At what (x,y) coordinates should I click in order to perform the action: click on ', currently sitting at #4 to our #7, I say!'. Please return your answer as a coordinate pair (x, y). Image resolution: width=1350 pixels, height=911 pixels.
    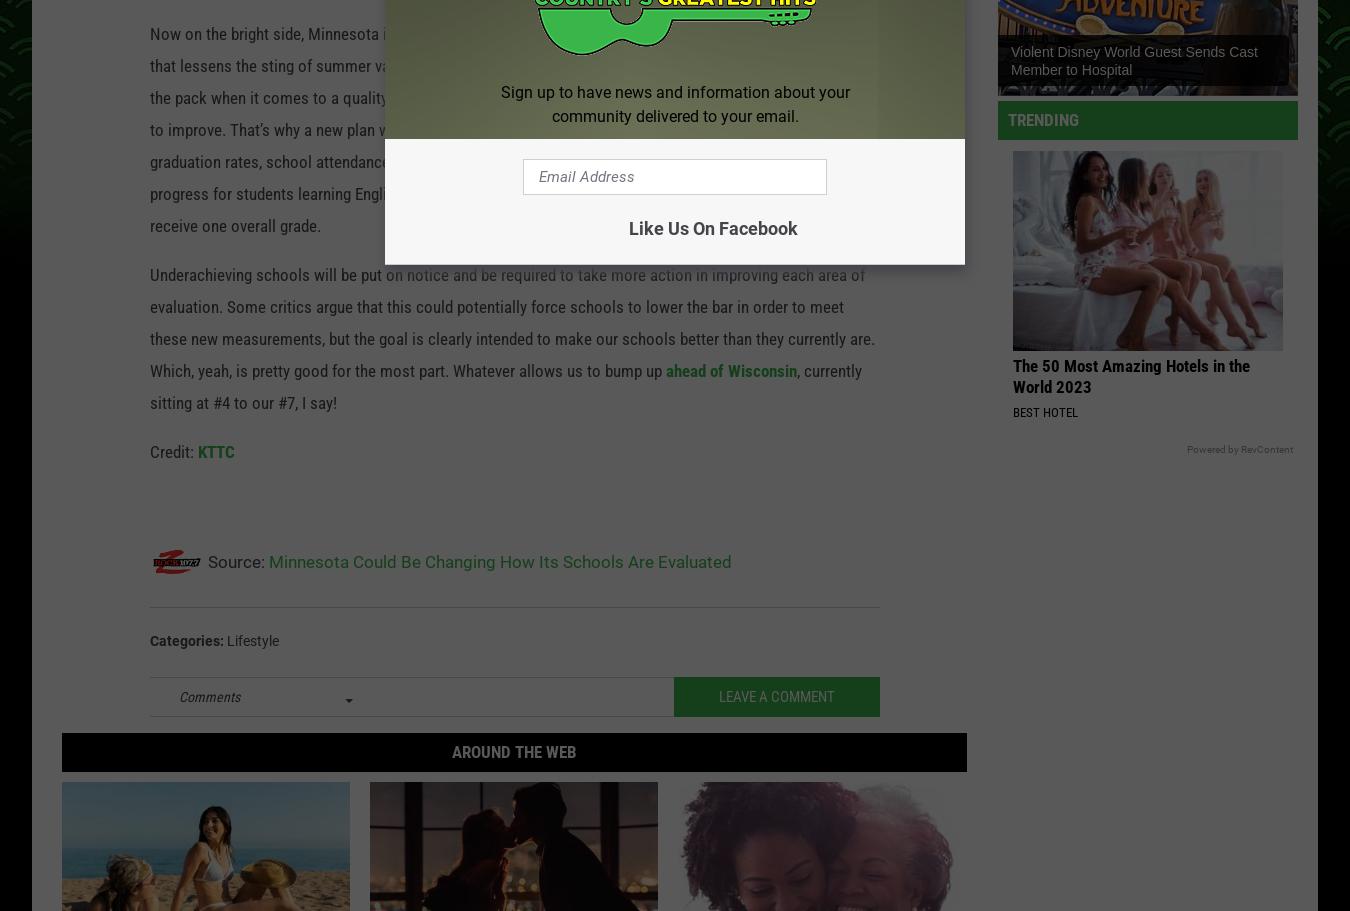
    Looking at the image, I should click on (504, 388).